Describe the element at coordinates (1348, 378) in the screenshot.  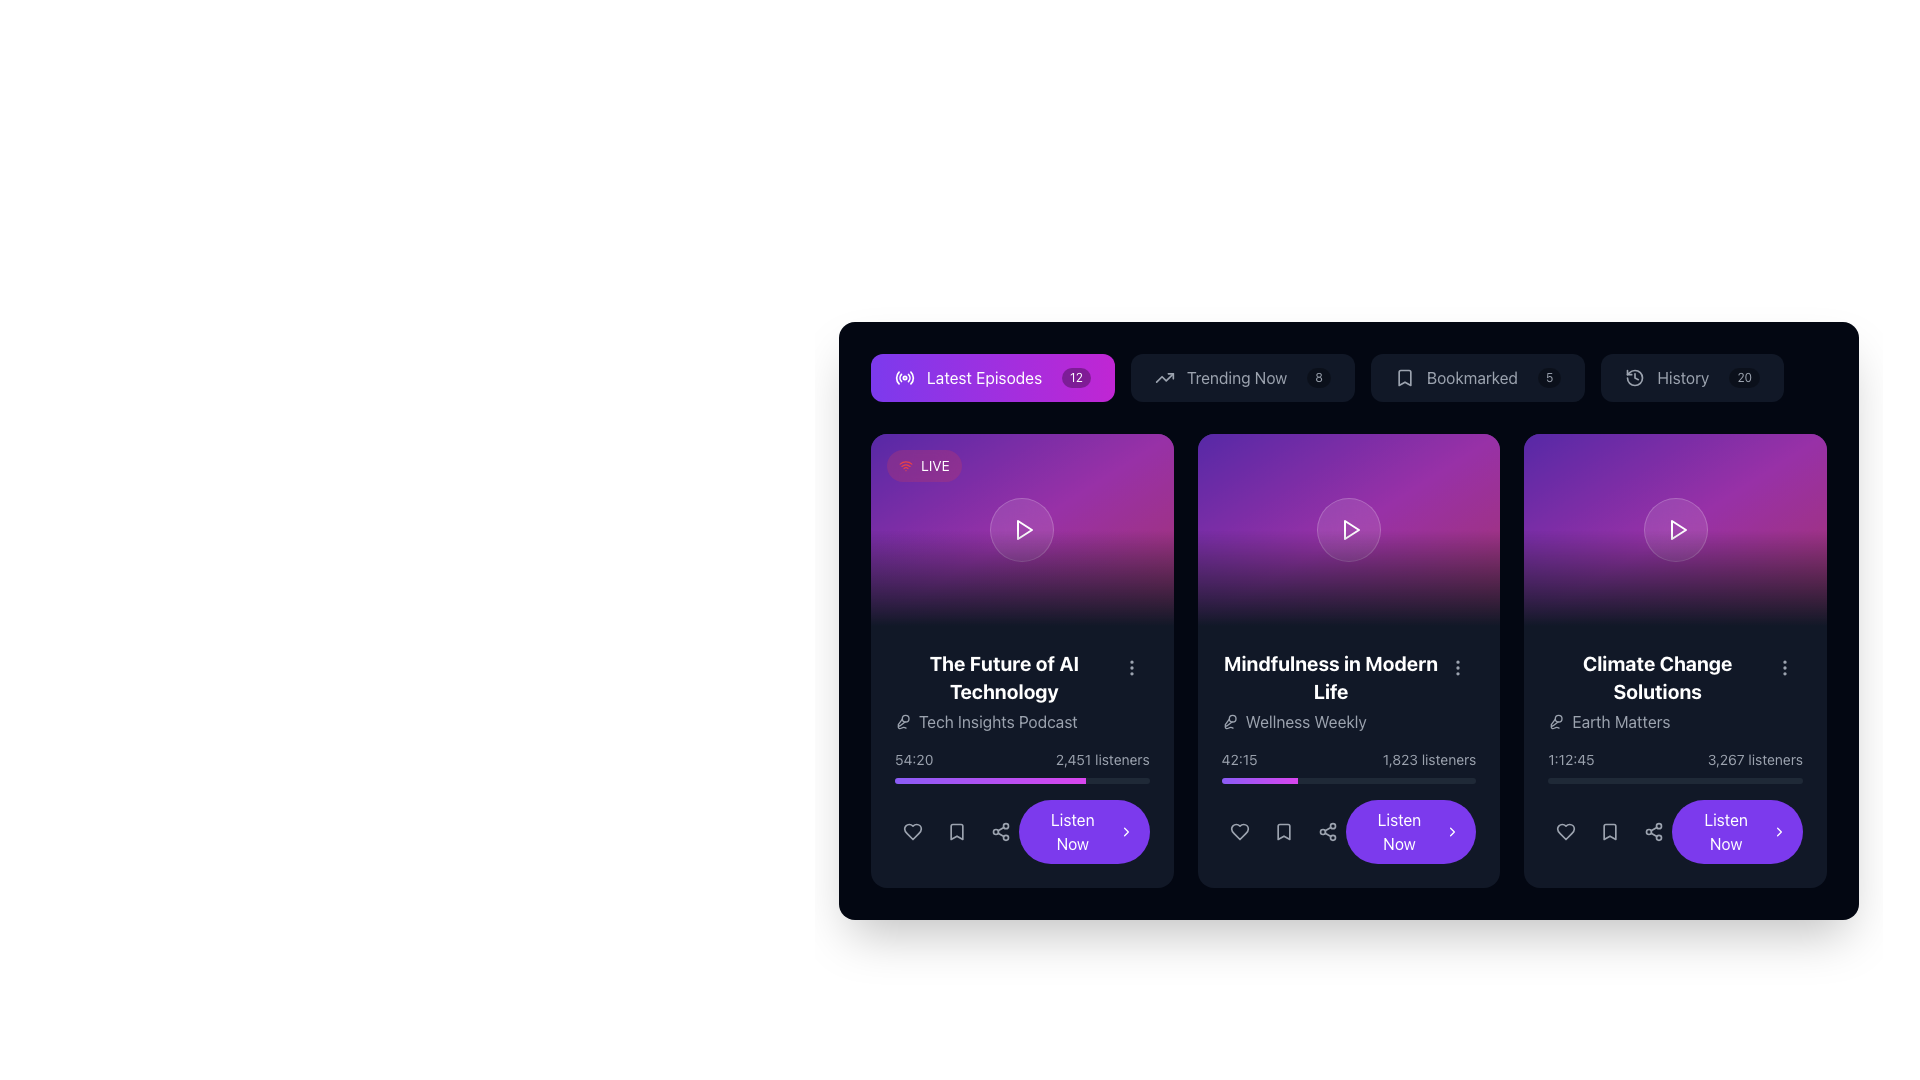
I see `the 'Trending Now' button, which is the second button in a horizontal navigation list, located to the right of 'Latest Episodes' and to the left of 'Bookmarked'` at that location.